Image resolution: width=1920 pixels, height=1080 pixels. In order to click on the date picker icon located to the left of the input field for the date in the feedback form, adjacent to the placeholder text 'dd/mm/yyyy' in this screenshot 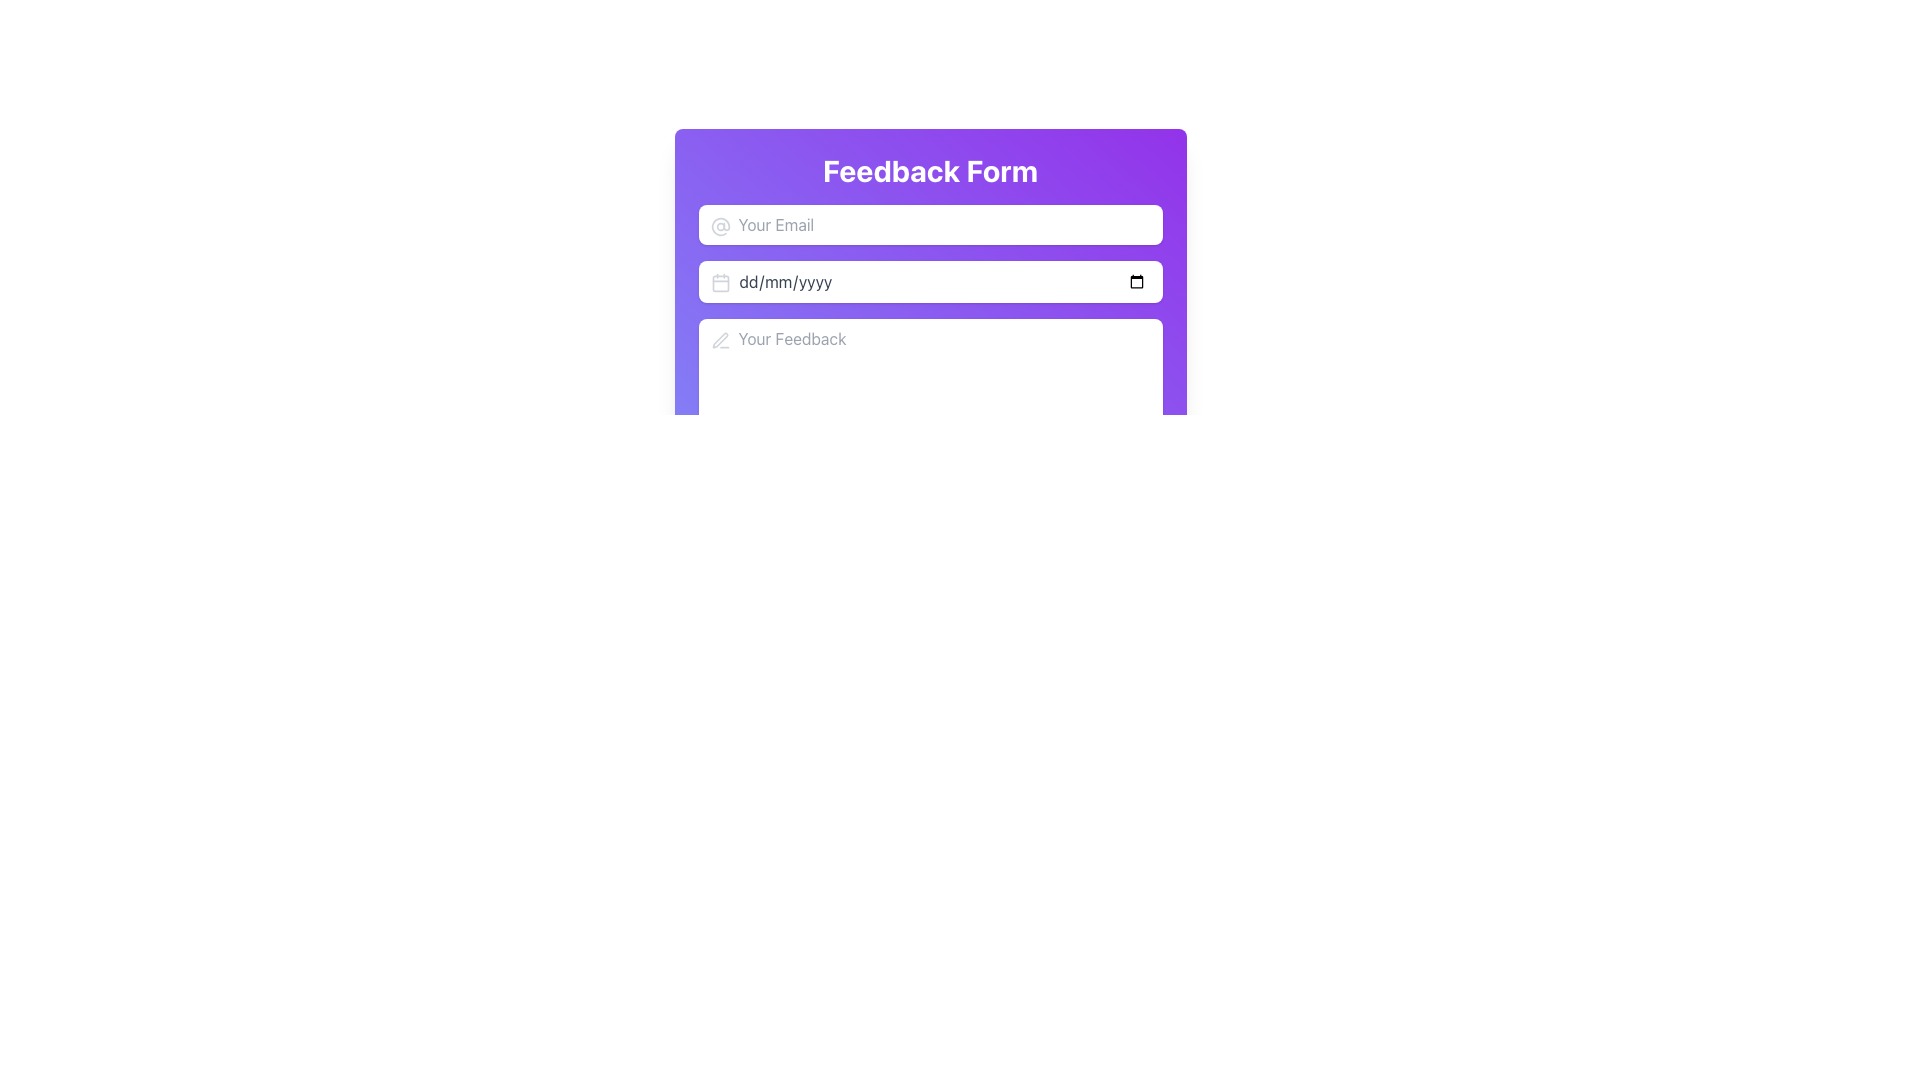, I will do `click(720, 282)`.